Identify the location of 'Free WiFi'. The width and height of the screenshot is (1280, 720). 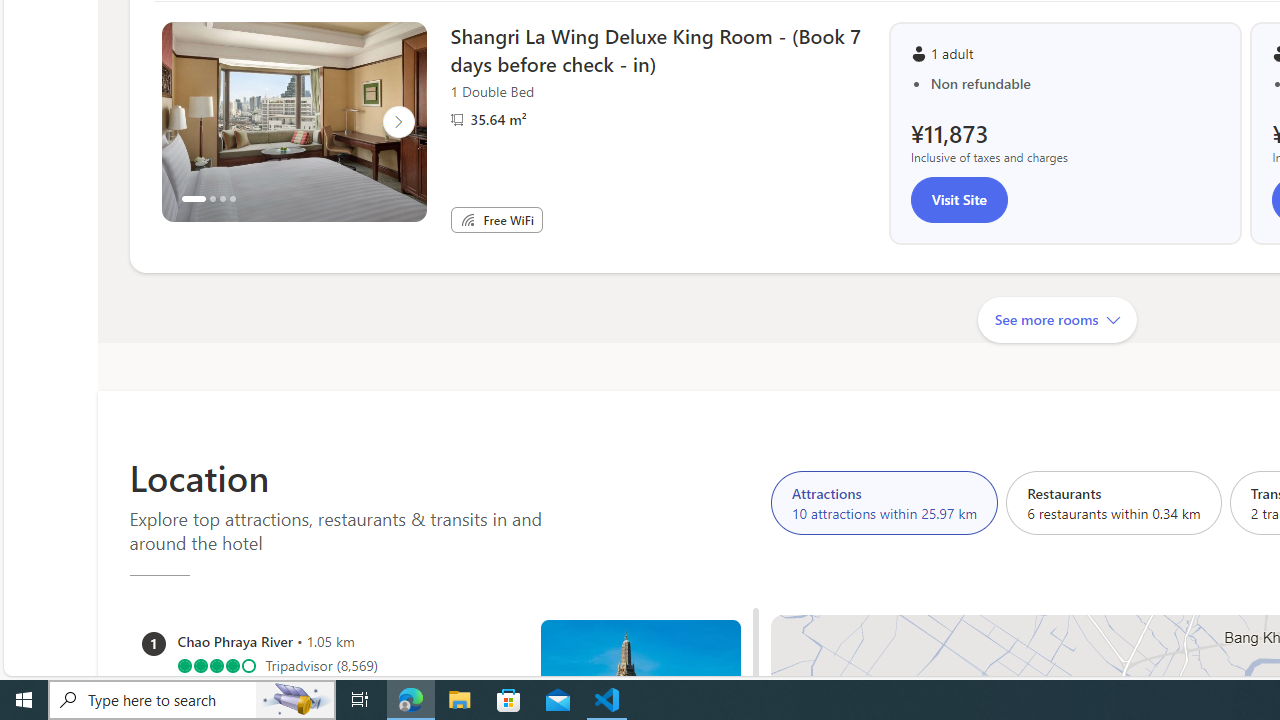
(466, 219).